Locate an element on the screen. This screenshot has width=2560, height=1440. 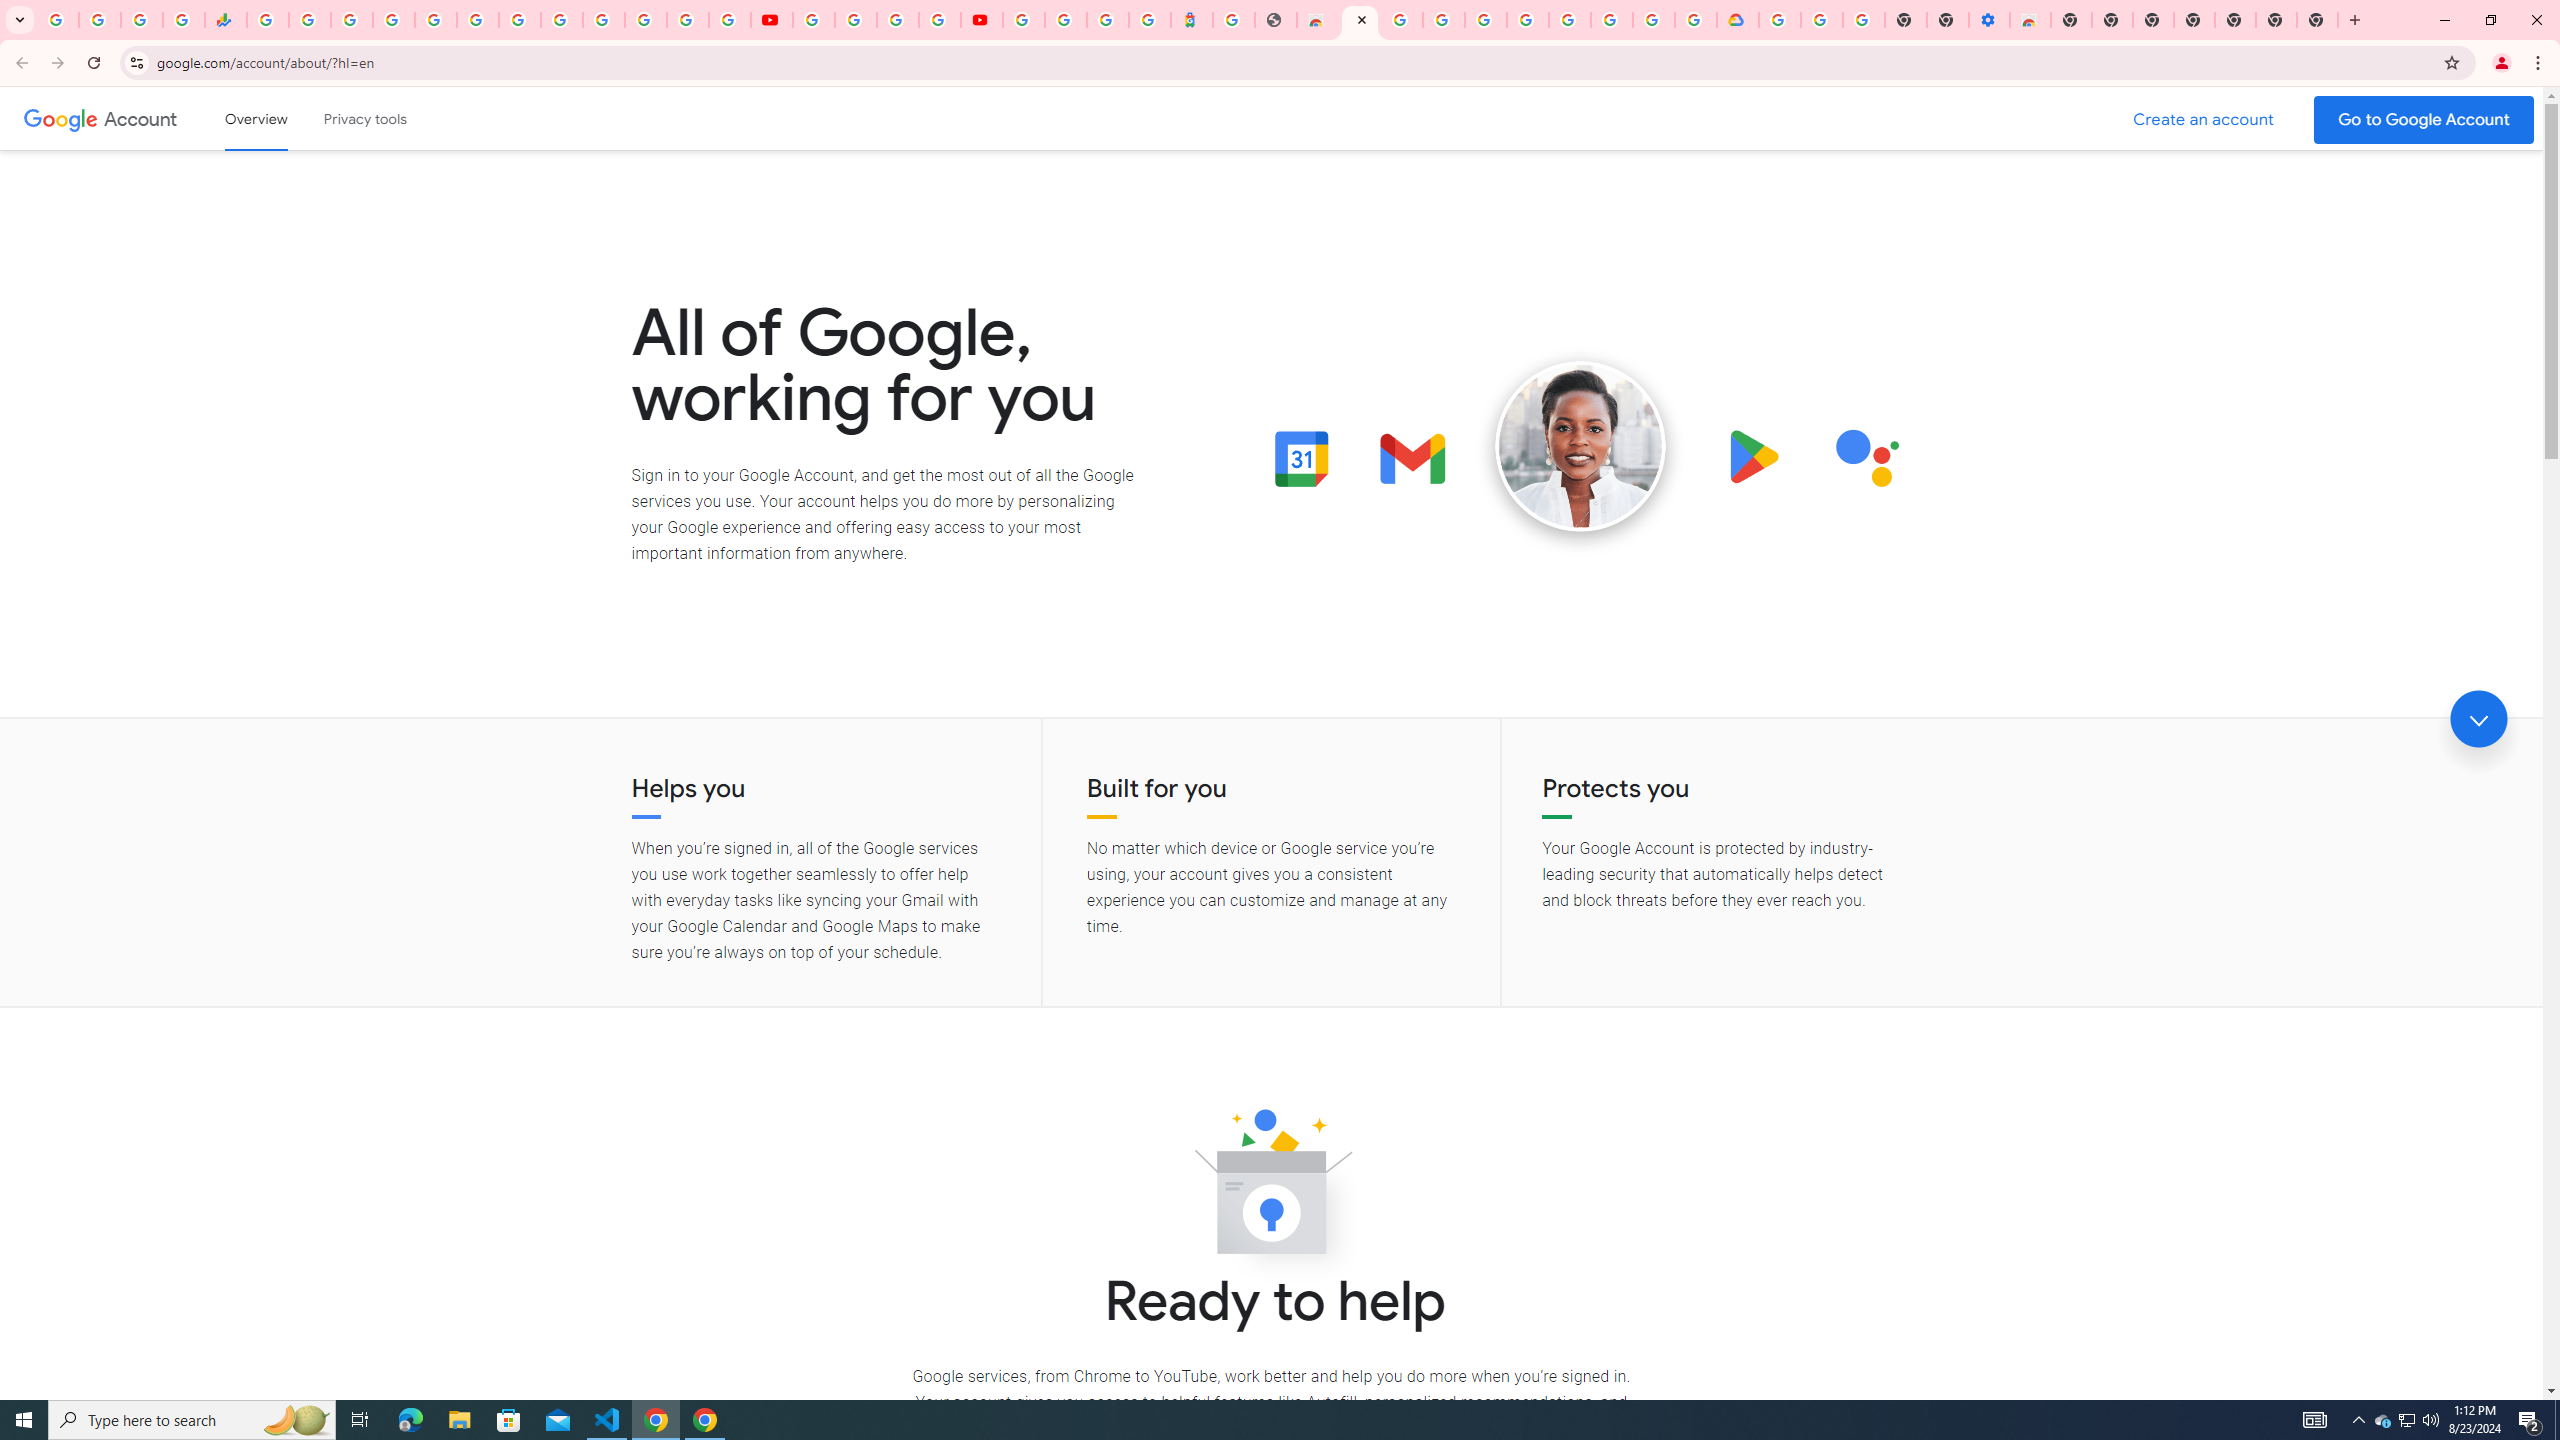
'Google Account Help' is located at coordinates (856, 19).